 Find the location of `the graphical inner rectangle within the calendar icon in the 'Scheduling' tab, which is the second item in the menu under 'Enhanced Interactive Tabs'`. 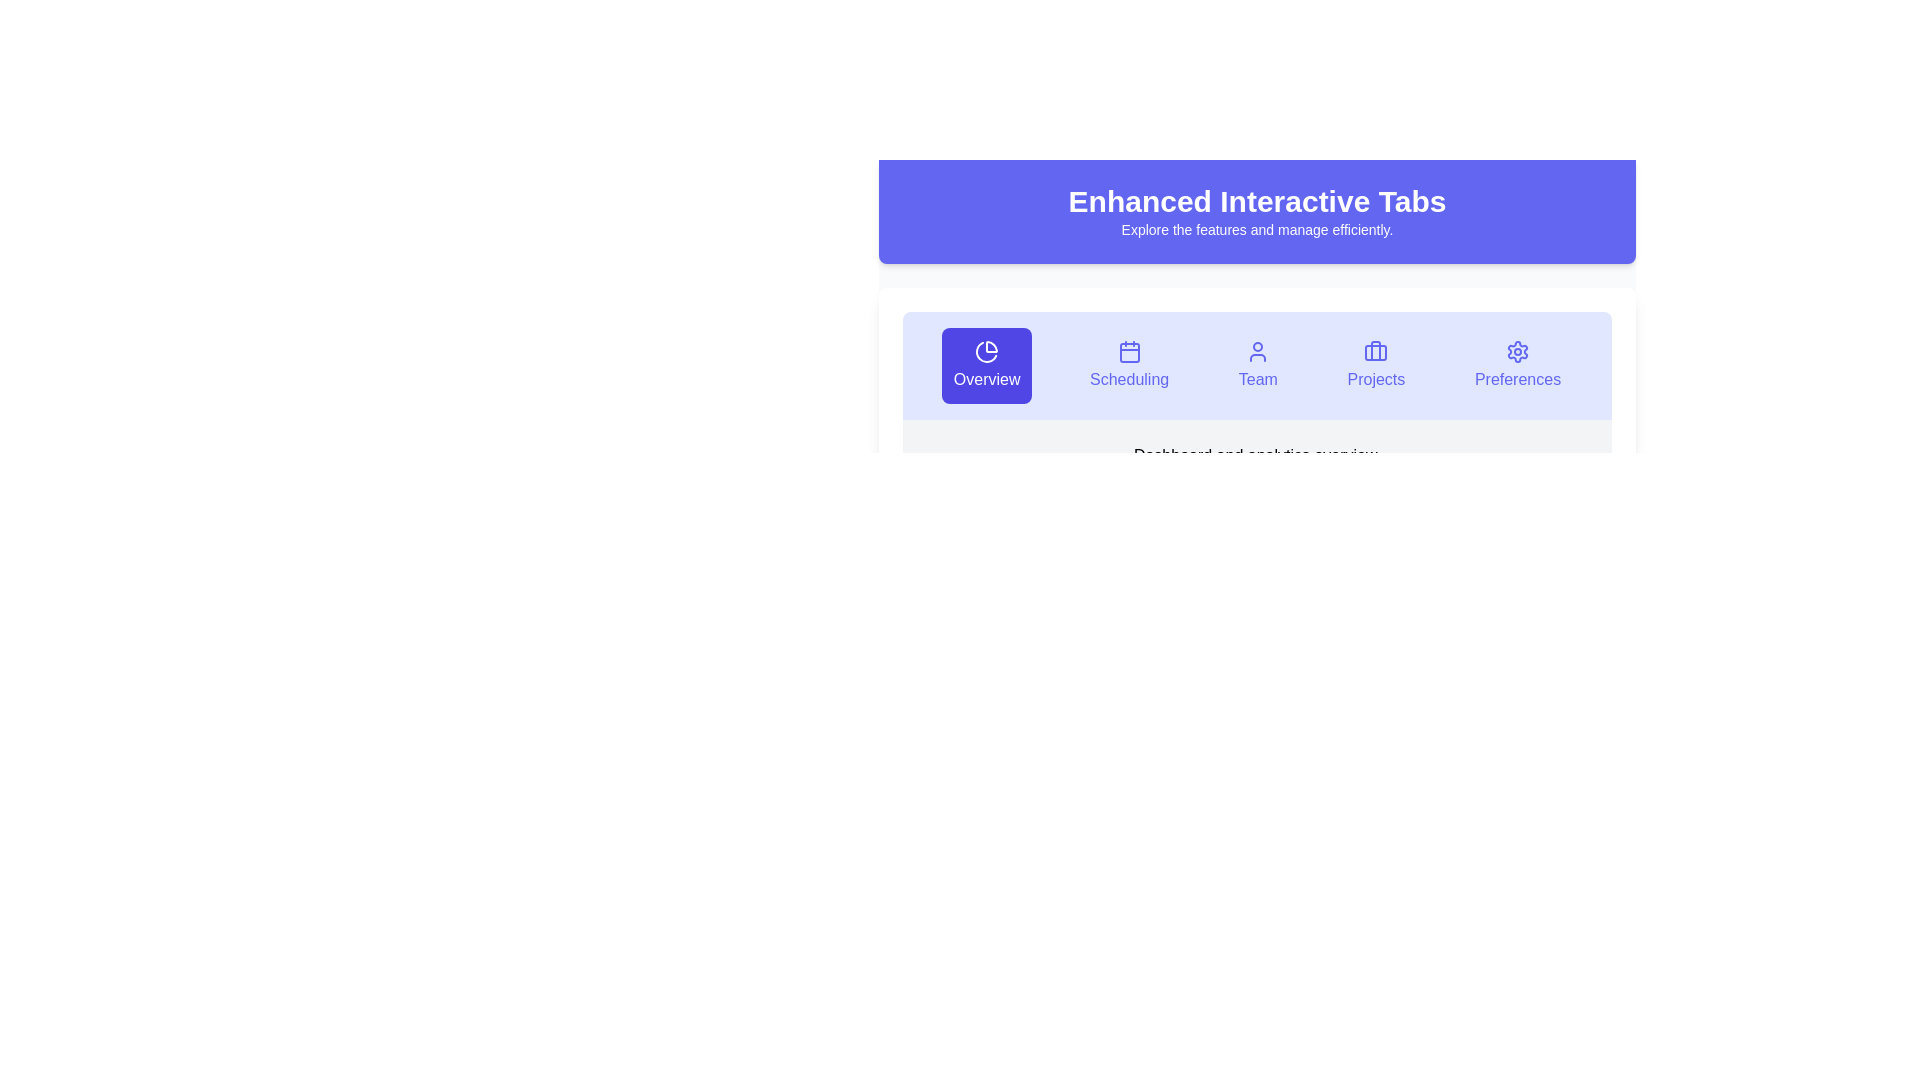

the graphical inner rectangle within the calendar icon in the 'Scheduling' tab, which is the second item in the menu under 'Enhanced Interactive Tabs' is located at coordinates (1129, 352).